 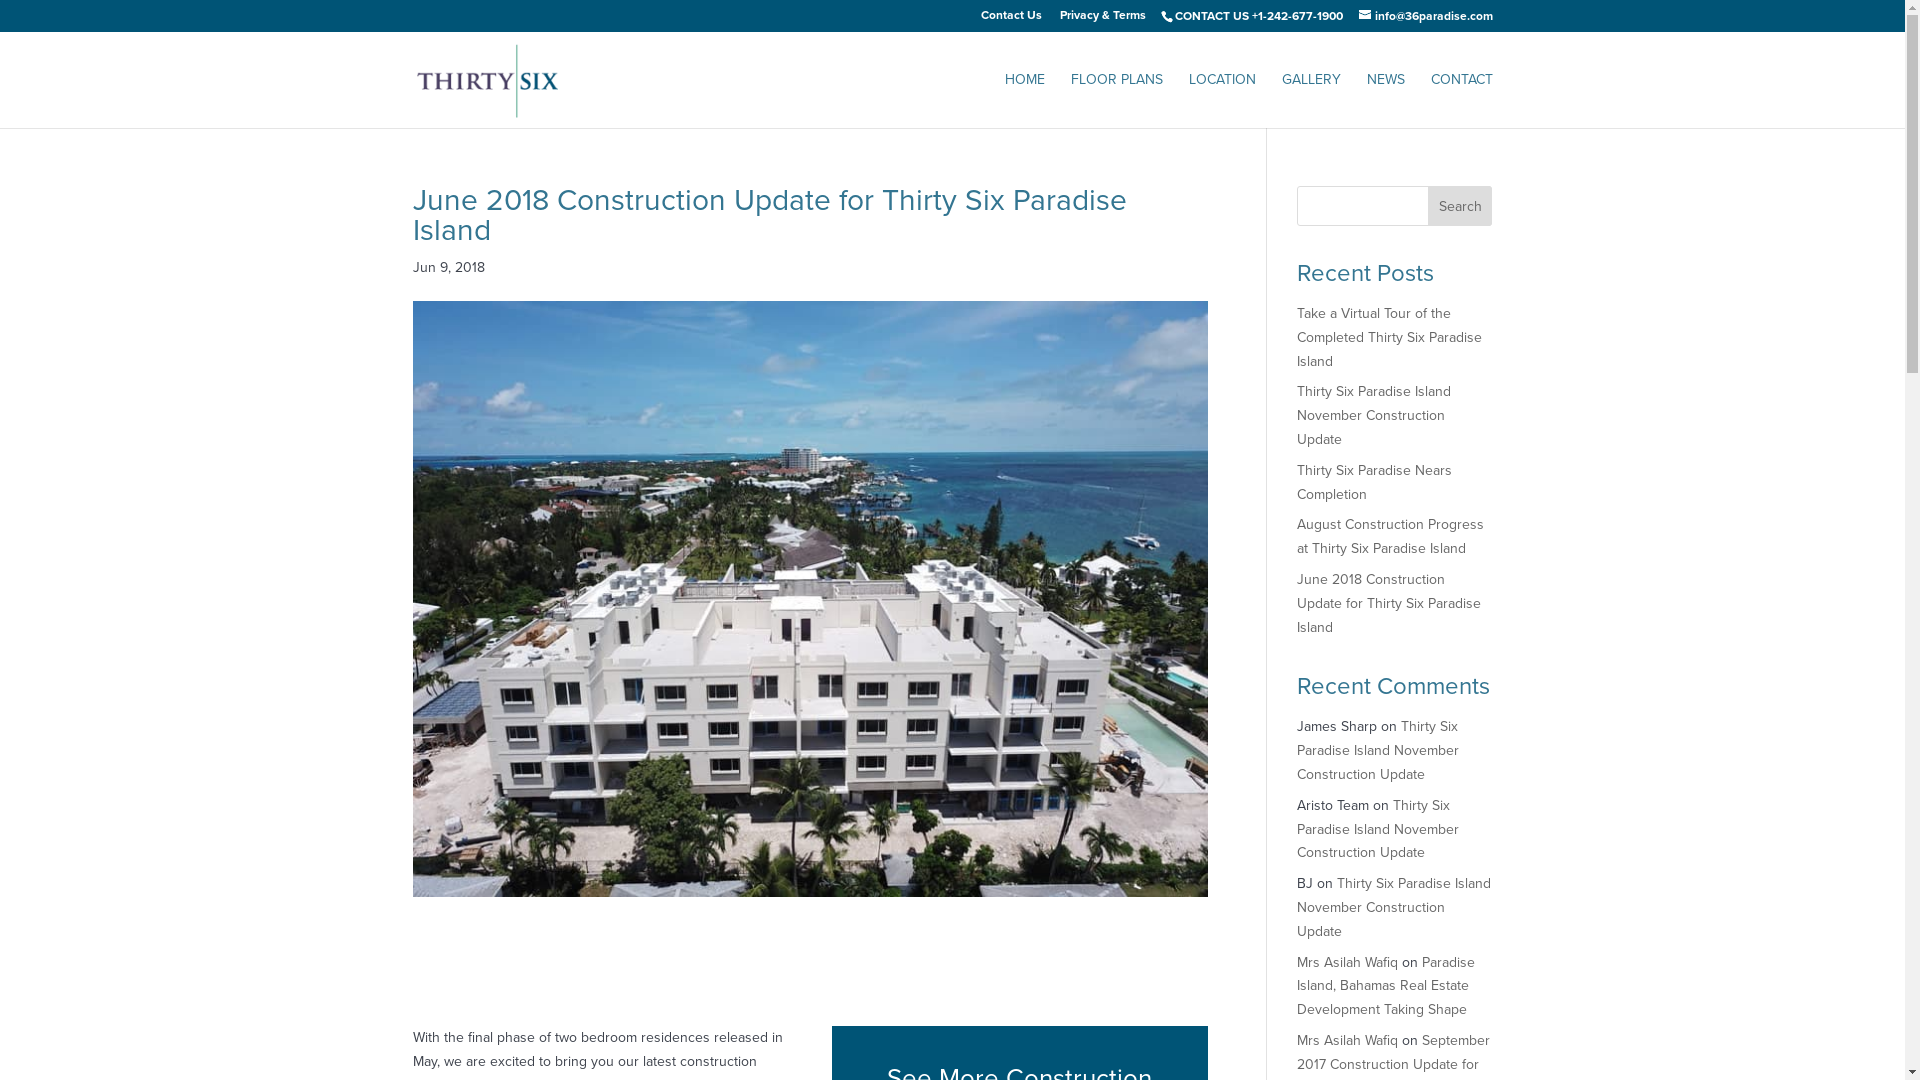 I want to click on 'info@36paradise.com', so click(x=1424, y=15).